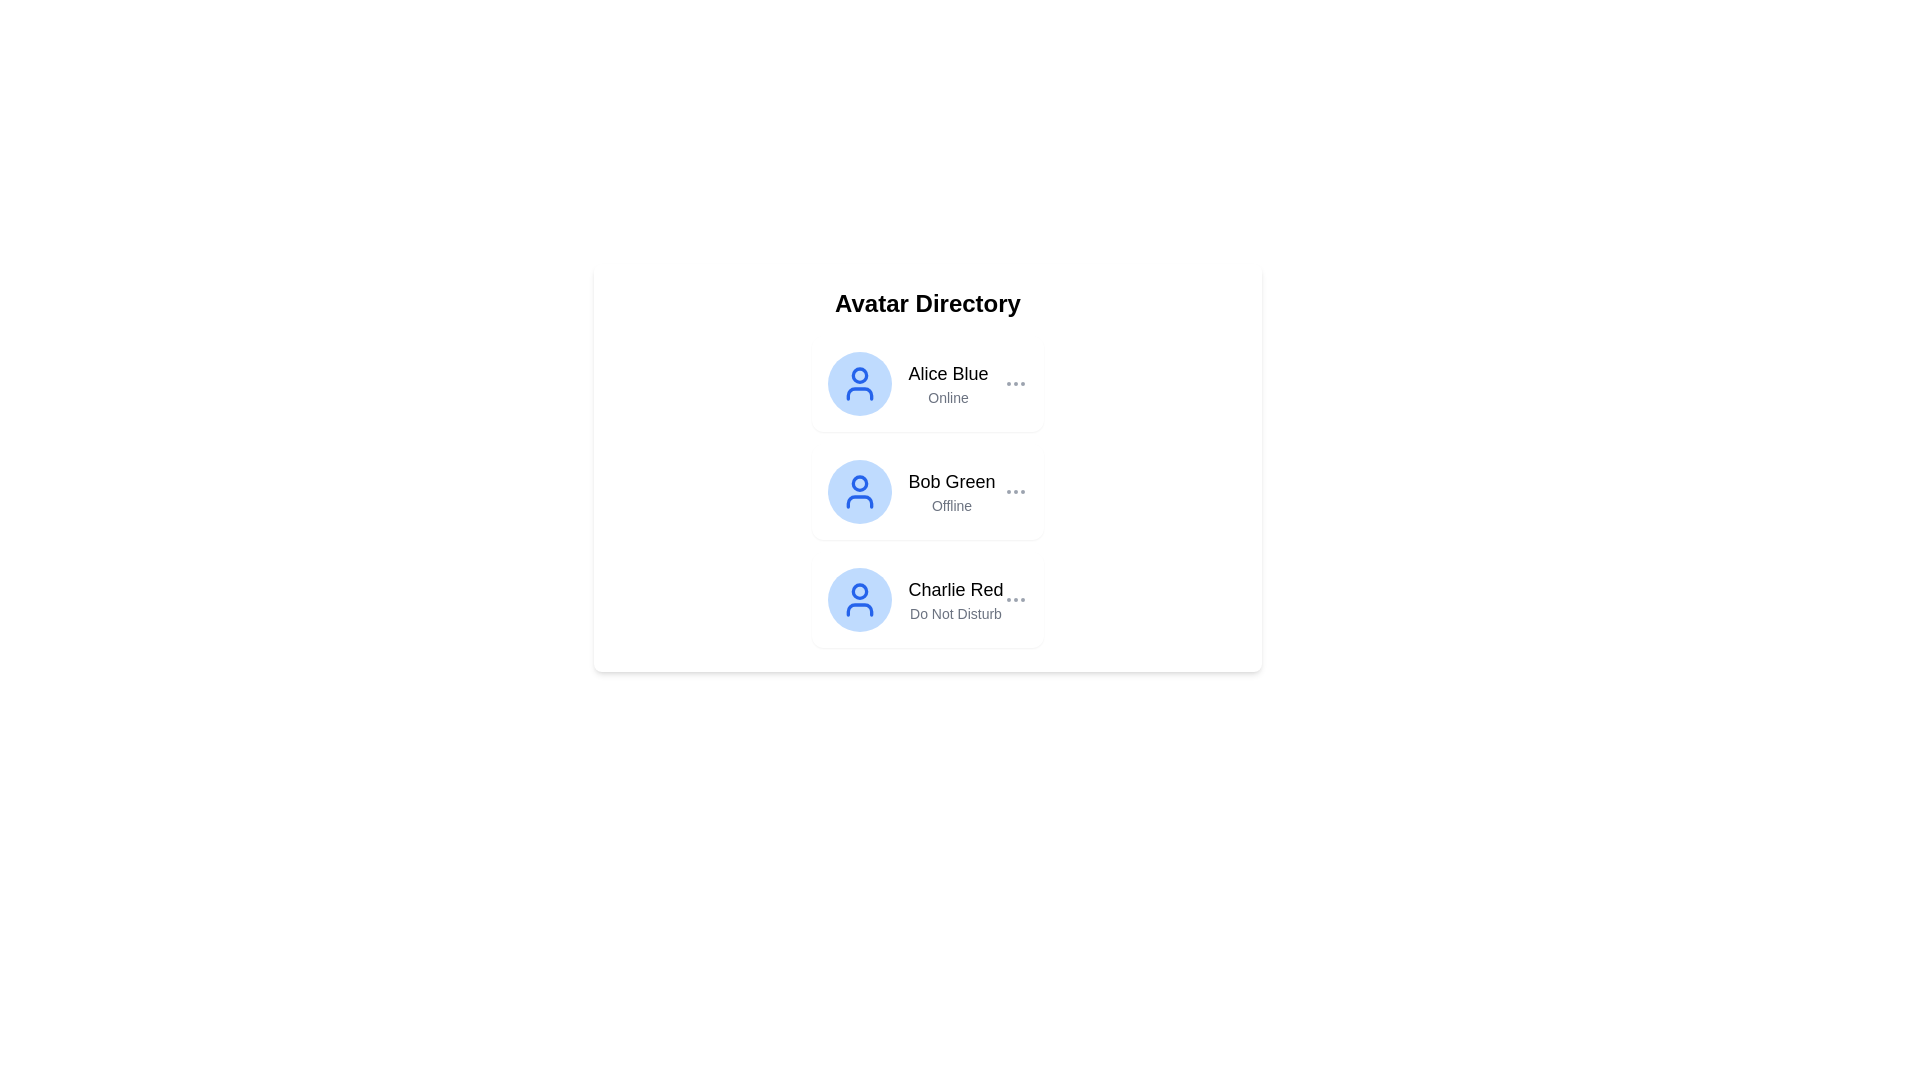 This screenshot has height=1080, width=1920. I want to click on on the user avatar icon representing 'Bob Green', so click(860, 492).